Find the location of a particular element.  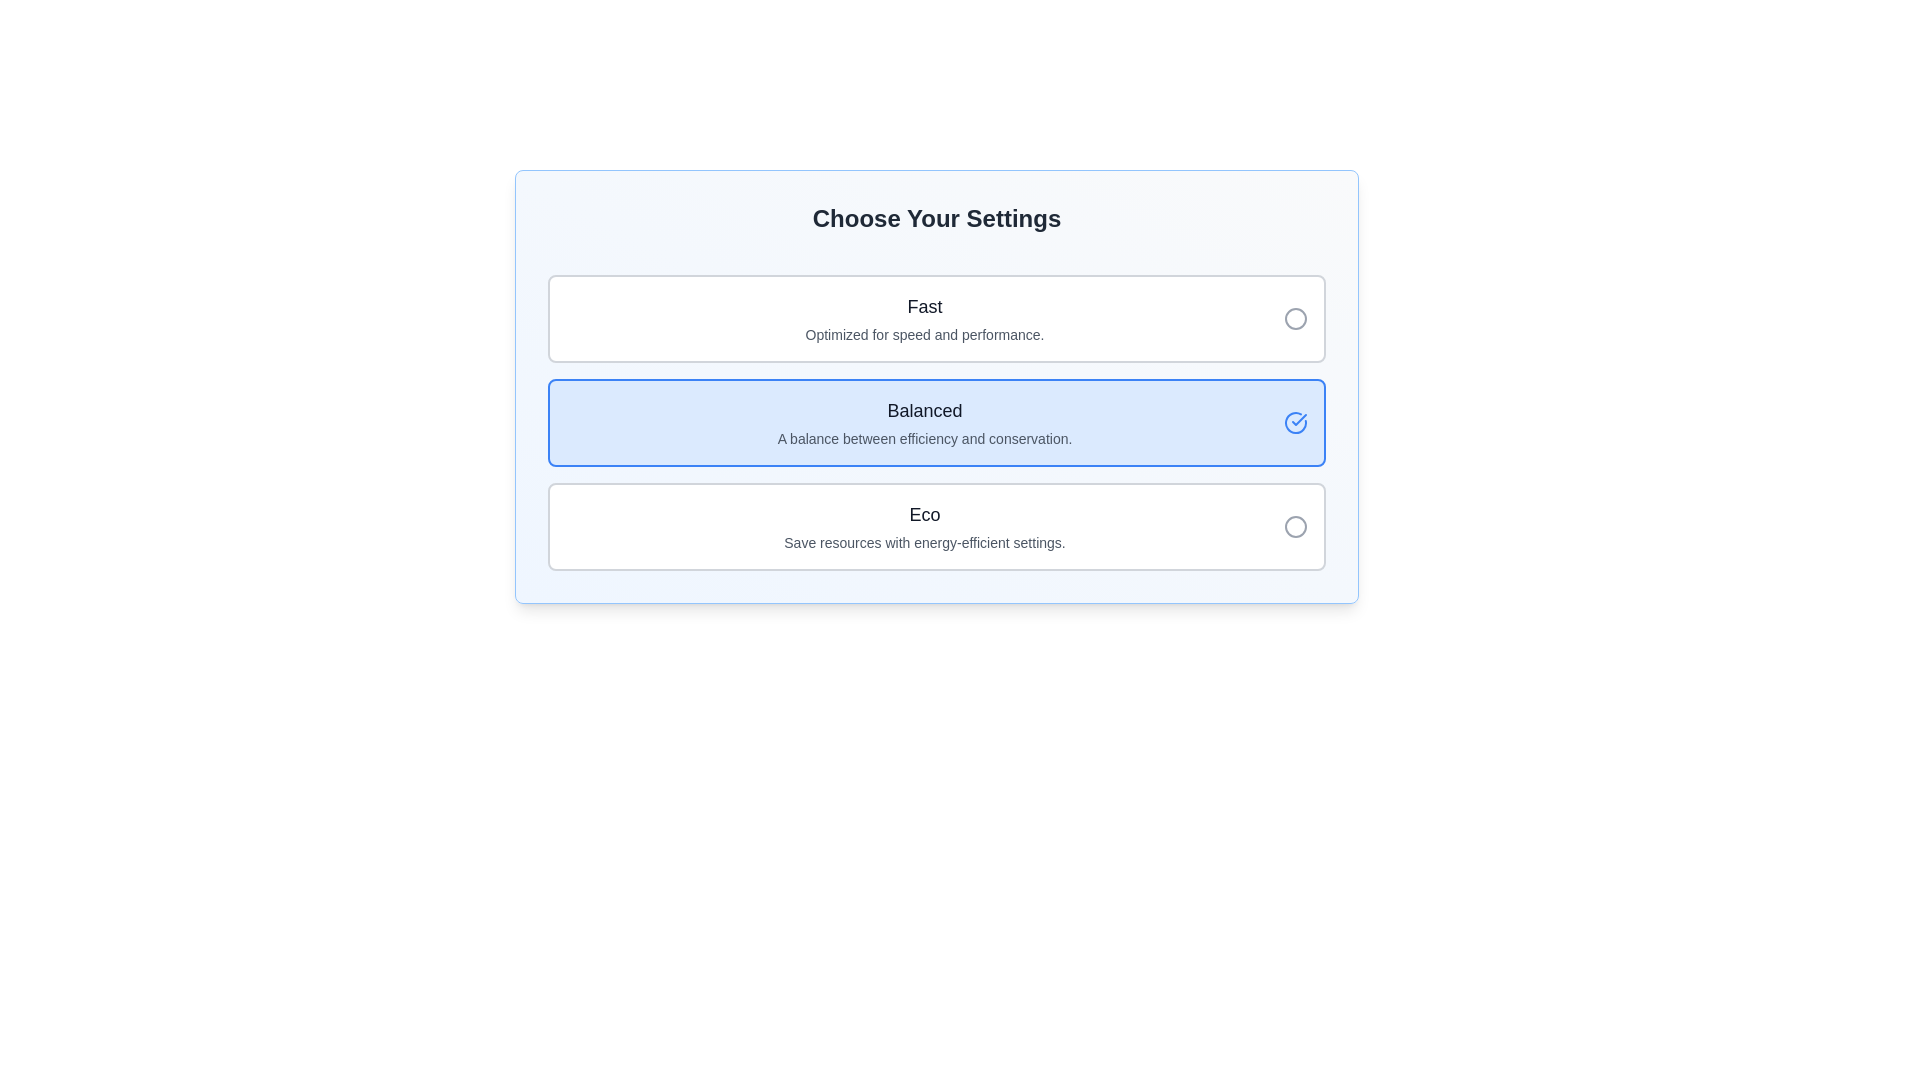

the circular radio button with a gray border located is located at coordinates (1296, 526).